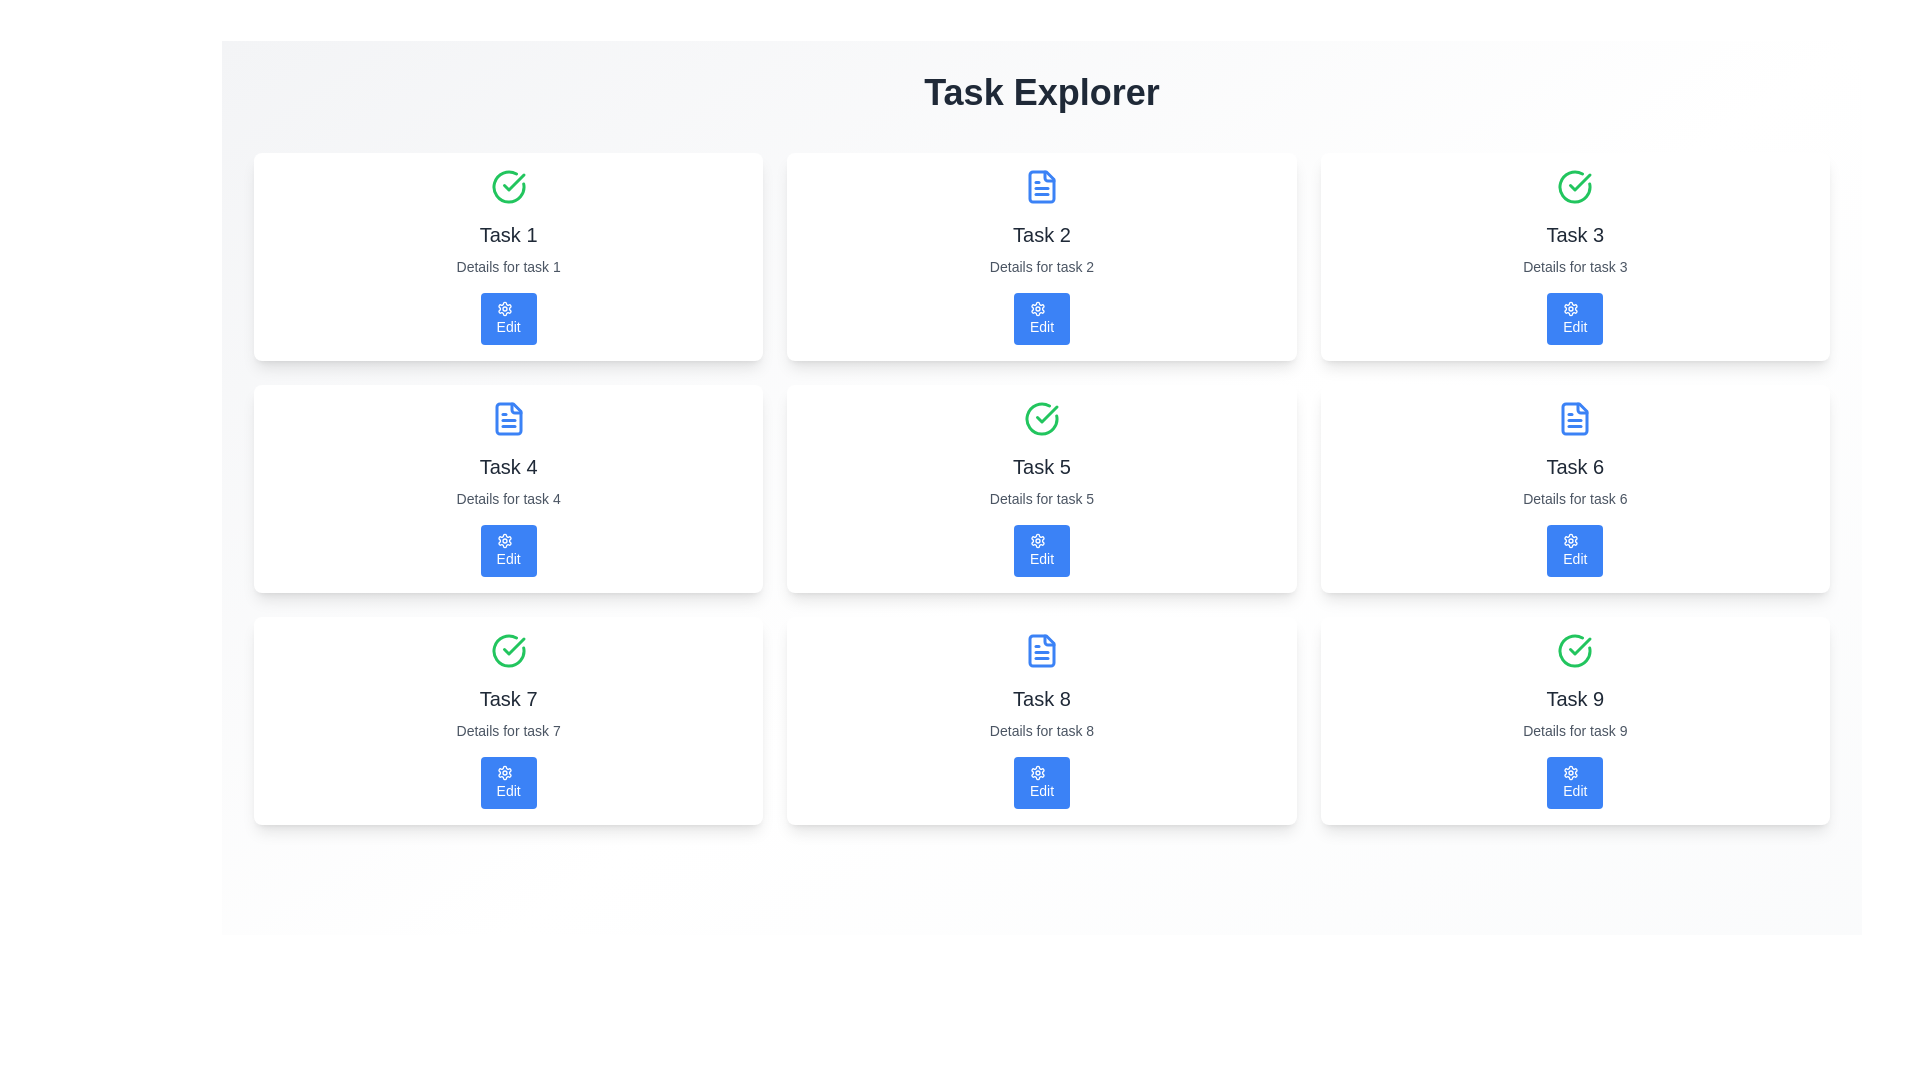 The image size is (1920, 1080). Describe the element at coordinates (508, 418) in the screenshot. I see `the rectangular blue icon with a document-like outline located in the second card of the second row labeled 'Task 4'` at that location.